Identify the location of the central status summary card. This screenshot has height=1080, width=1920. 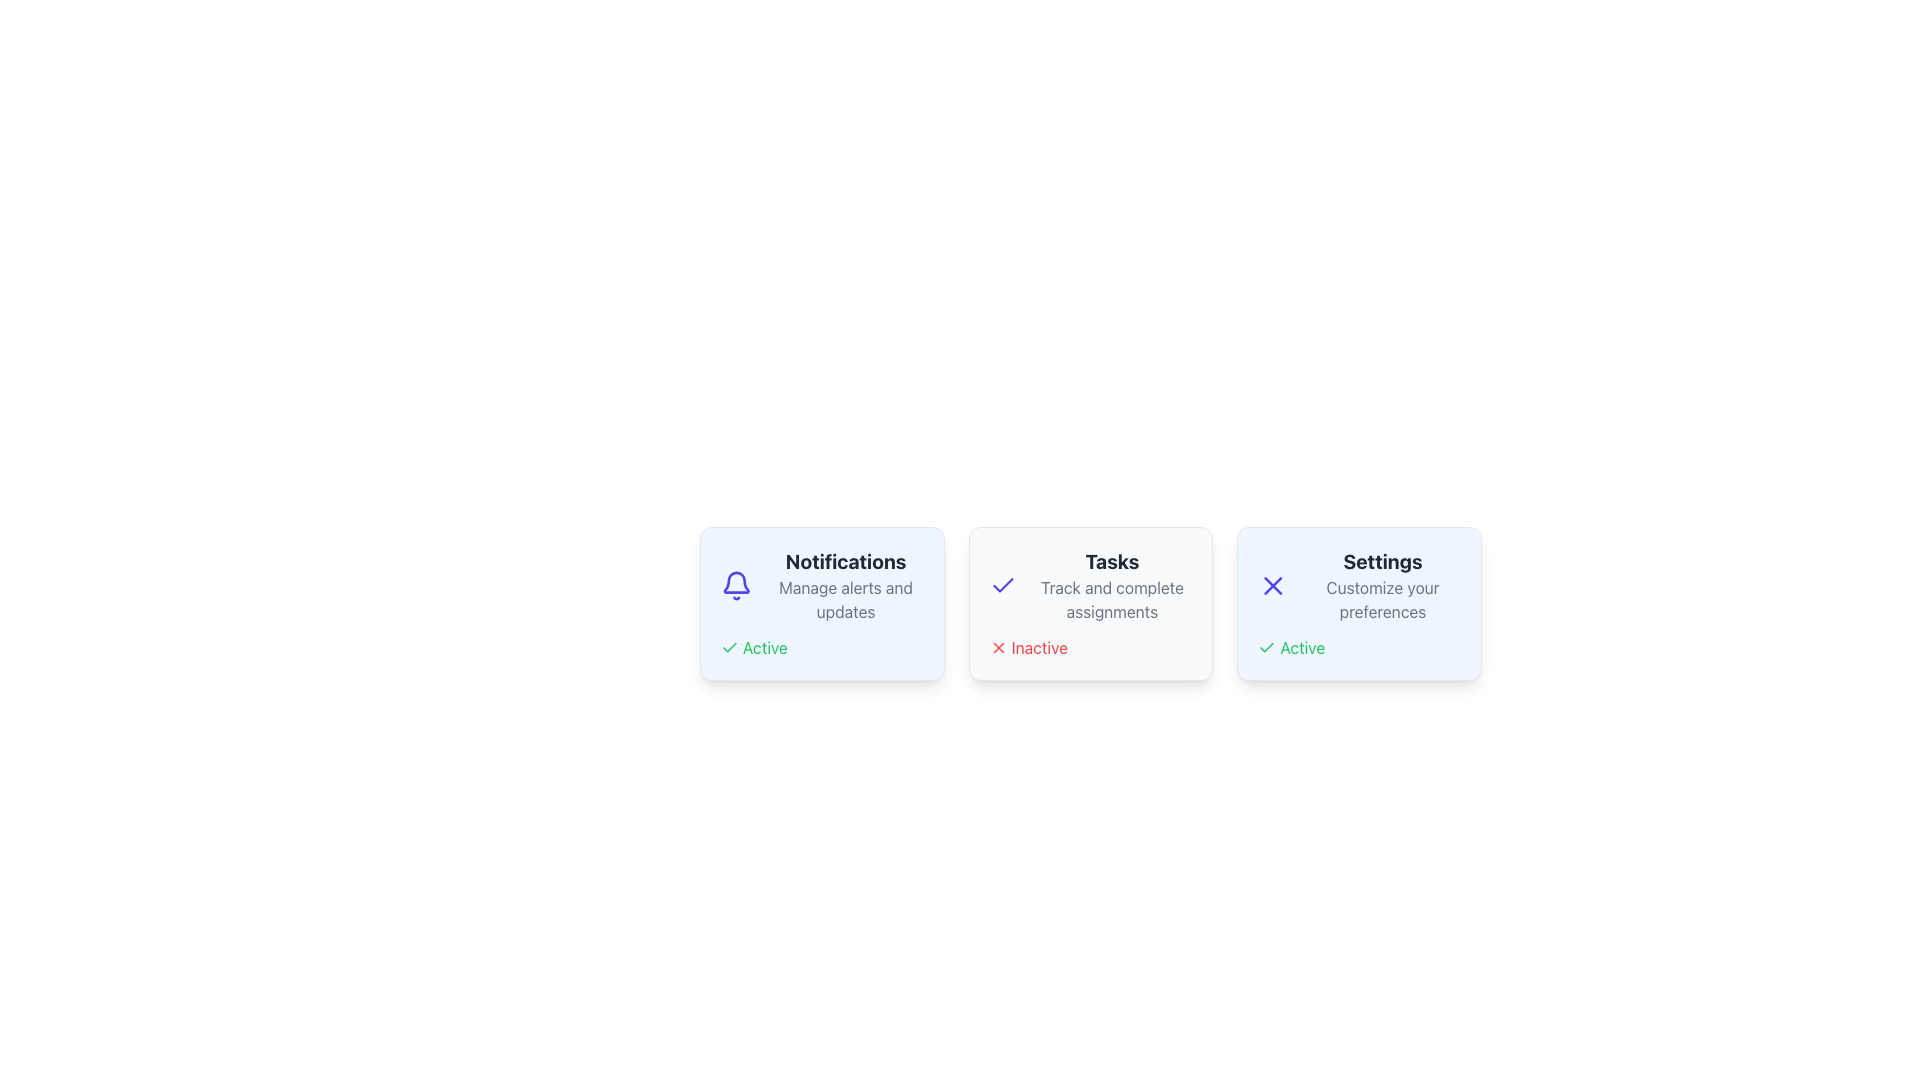
(1089, 679).